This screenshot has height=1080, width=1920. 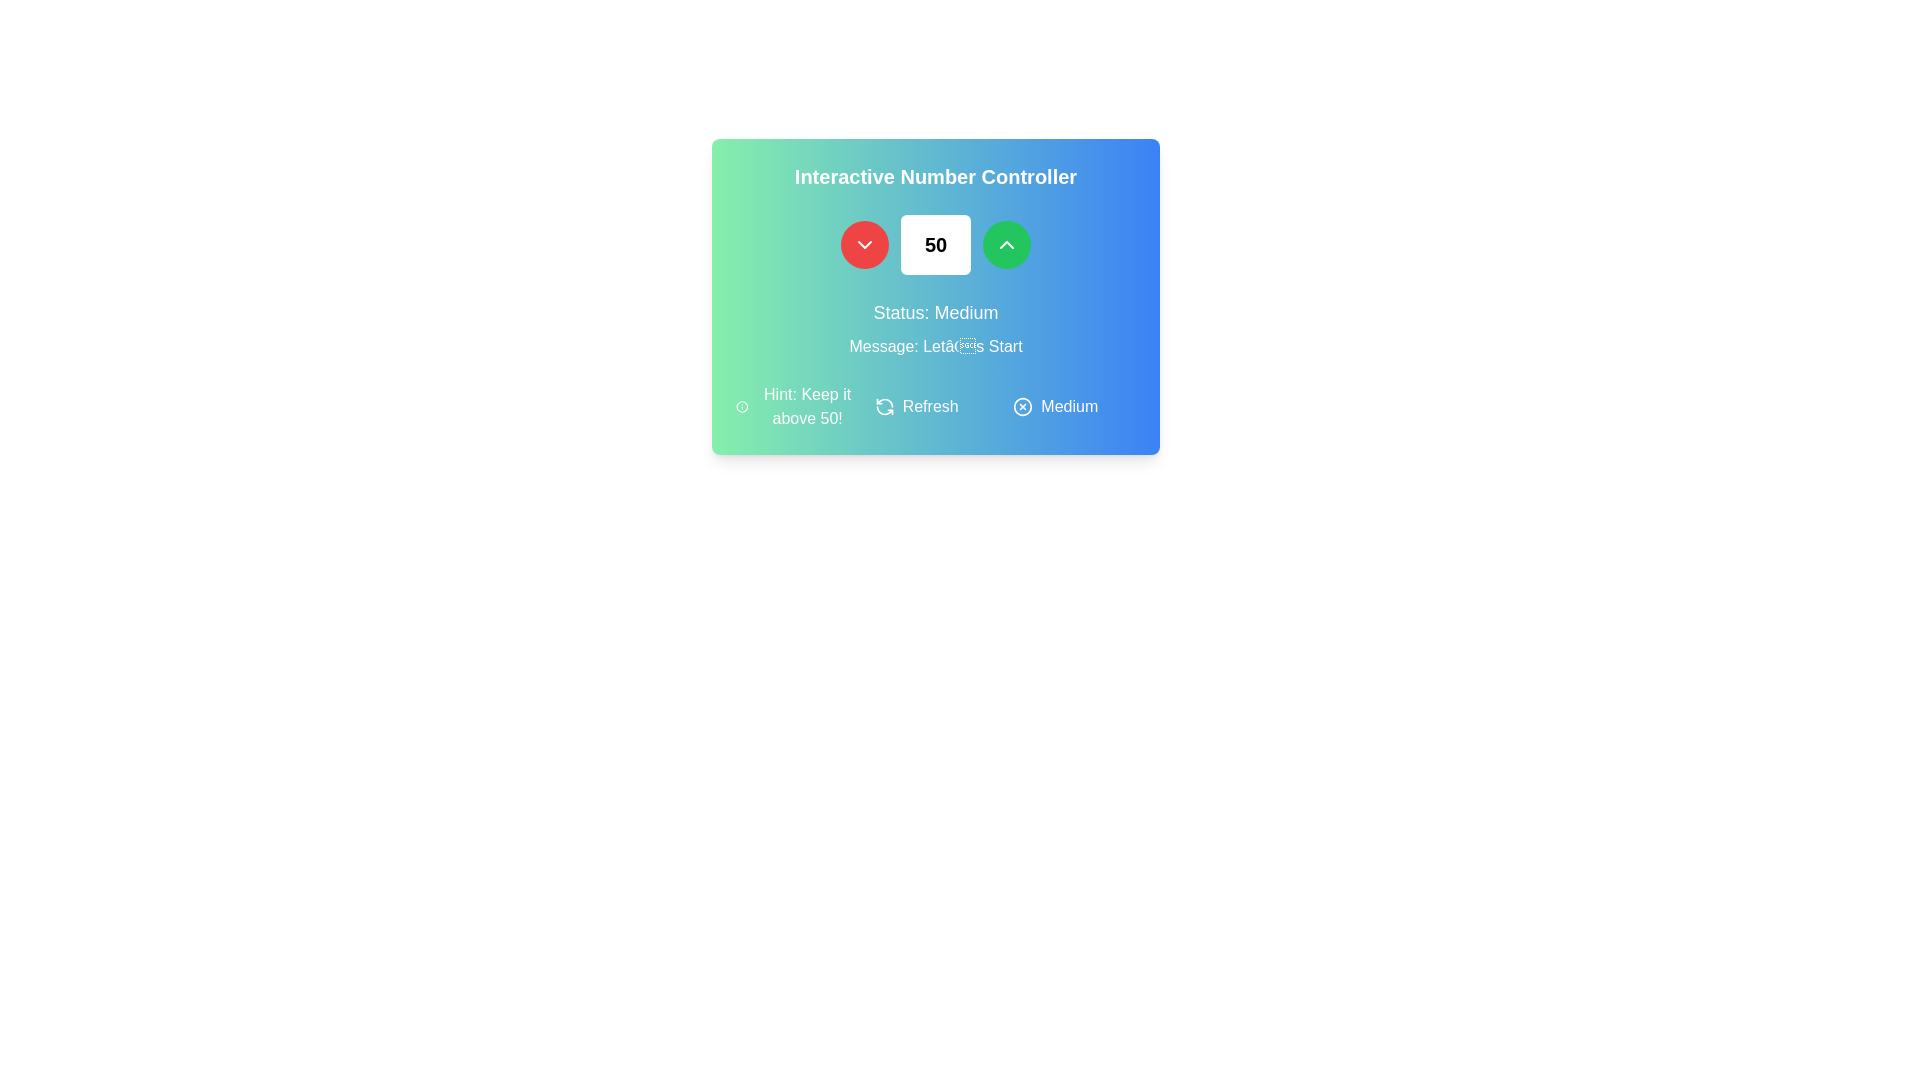 What do you see at coordinates (807, 406) in the screenshot?
I see `the static text that provides a contextual hint or guideline related to the card's functionality, located in the lower-left quadrant of the card layout, to the right of an informational icon` at bounding box center [807, 406].